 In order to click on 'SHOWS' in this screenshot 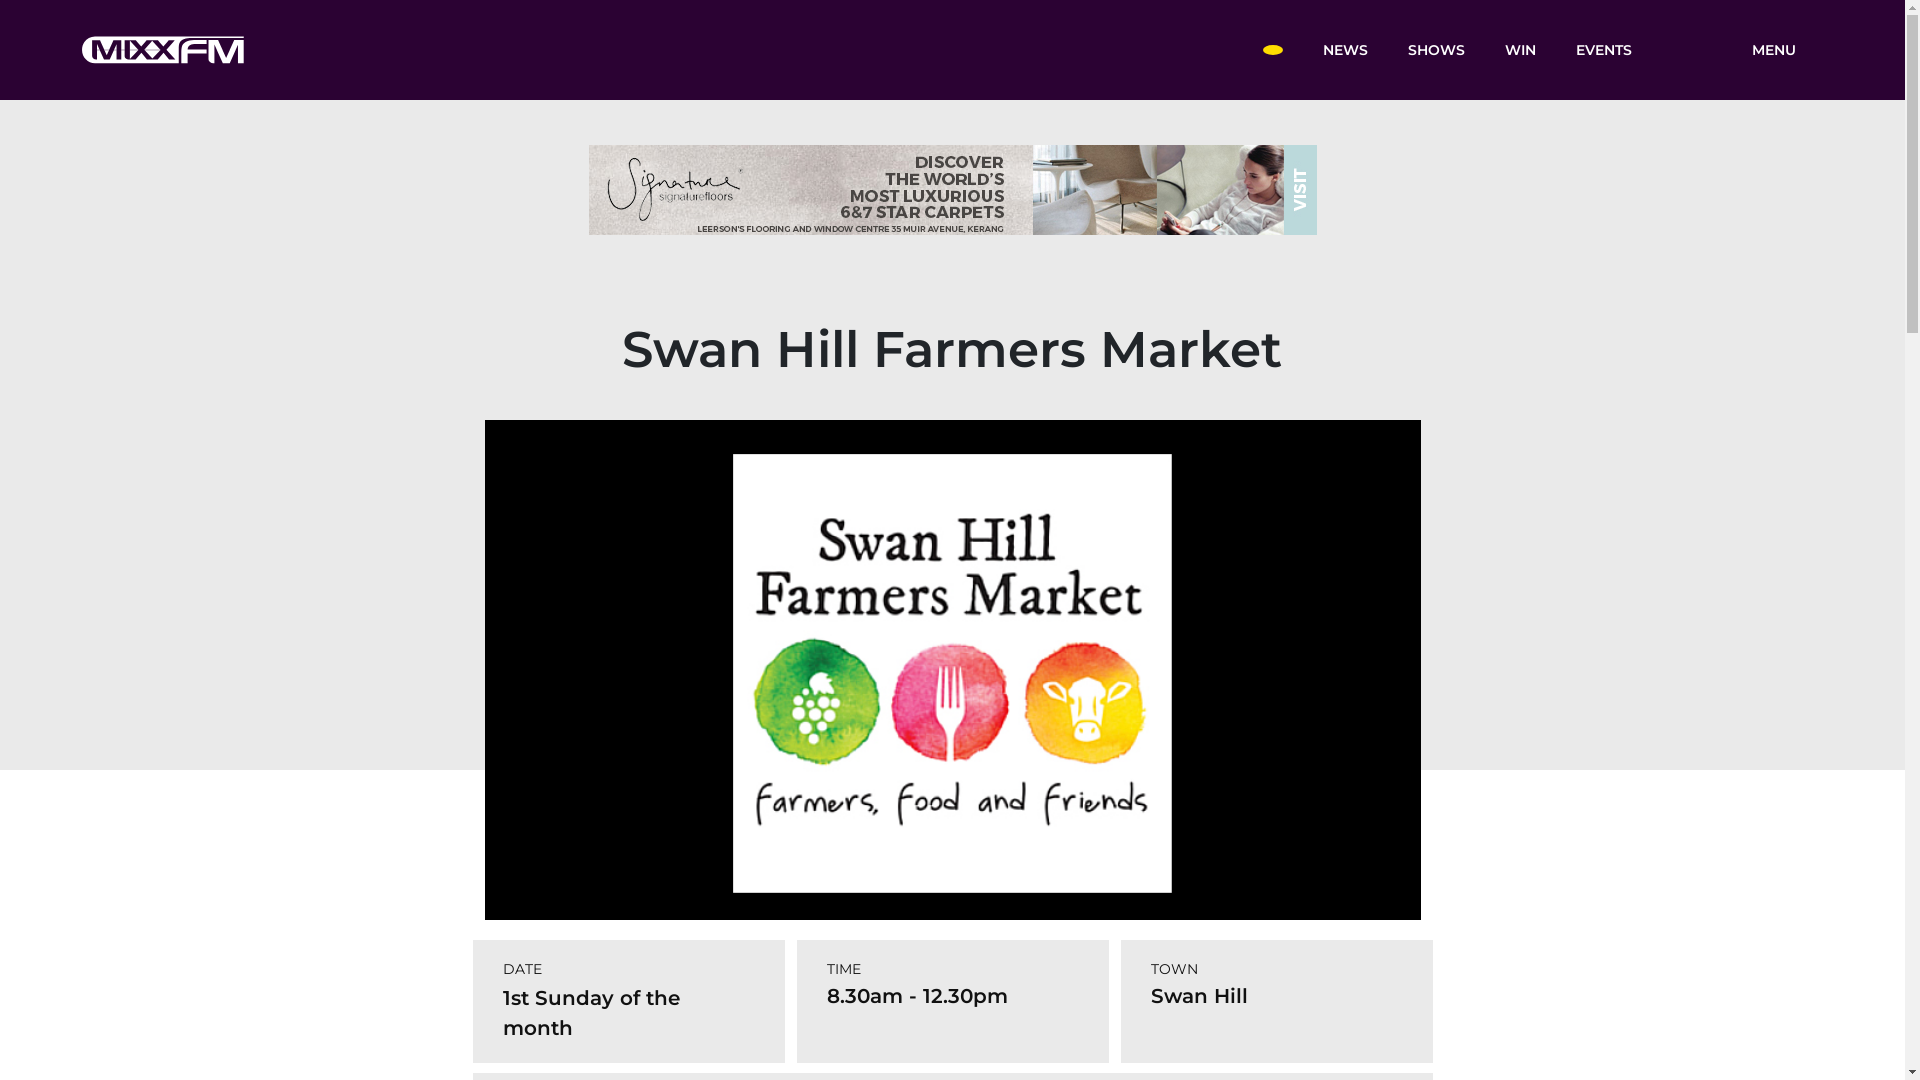, I will do `click(1435, 48)`.